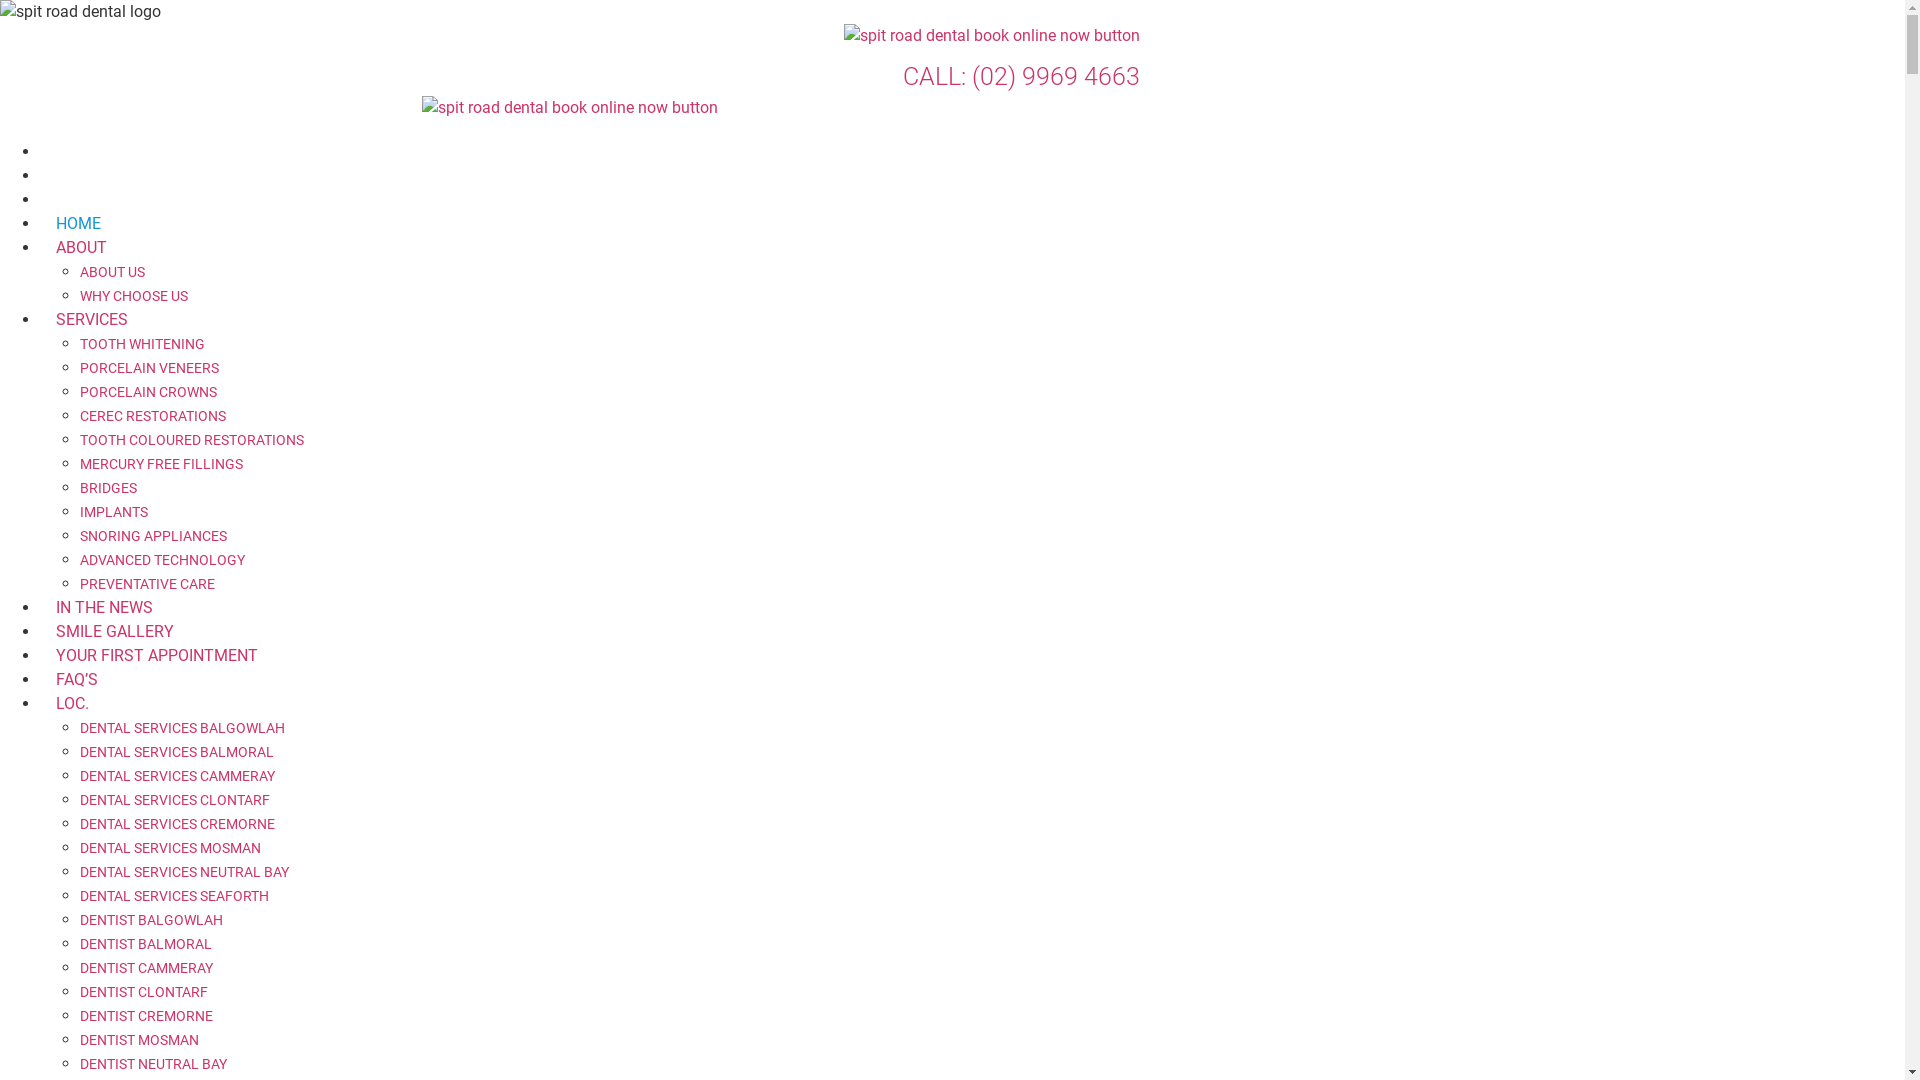 This screenshot has height=1080, width=1920. Describe the element at coordinates (141, 342) in the screenshot. I see `'TOOTH WHITENING'` at that location.